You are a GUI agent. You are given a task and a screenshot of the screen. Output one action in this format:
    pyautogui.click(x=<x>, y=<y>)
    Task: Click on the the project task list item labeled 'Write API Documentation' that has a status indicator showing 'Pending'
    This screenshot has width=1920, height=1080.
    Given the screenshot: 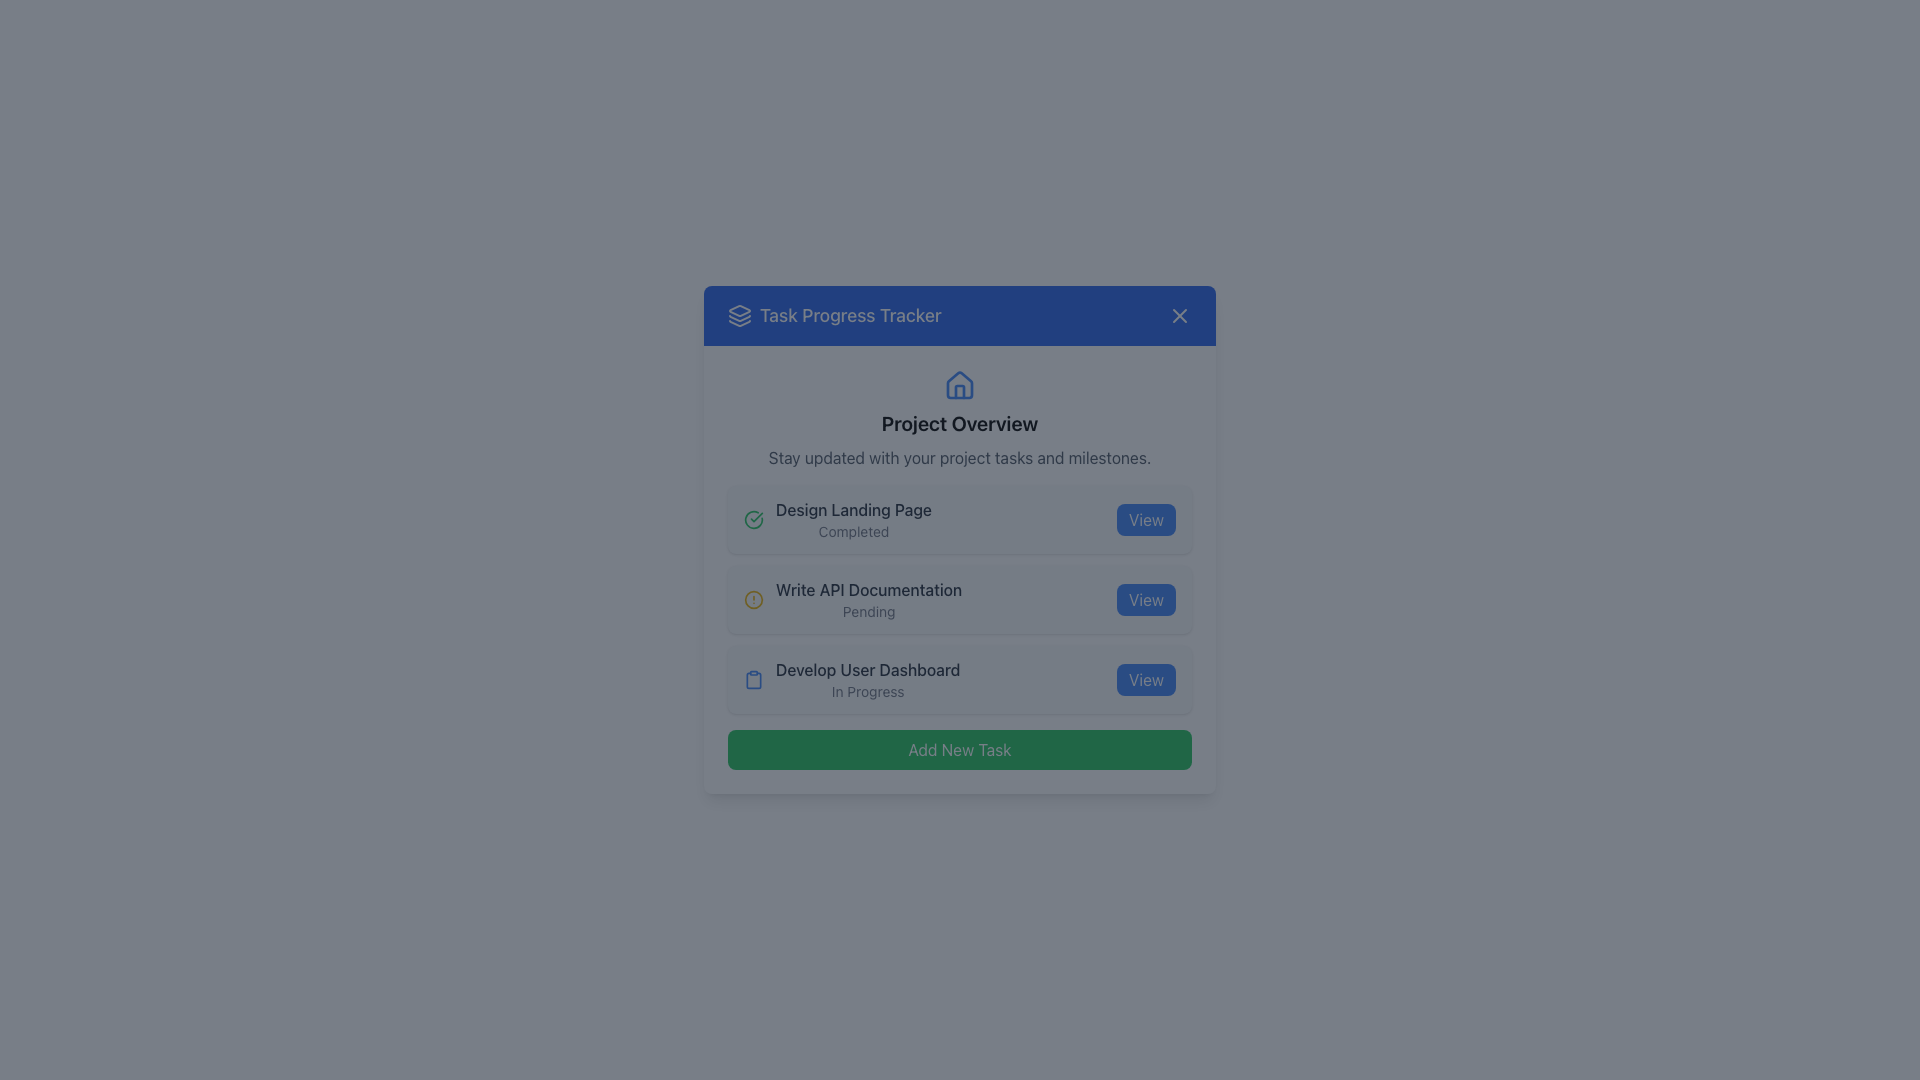 What is the action you would take?
    pyautogui.click(x=869, y=599)
    